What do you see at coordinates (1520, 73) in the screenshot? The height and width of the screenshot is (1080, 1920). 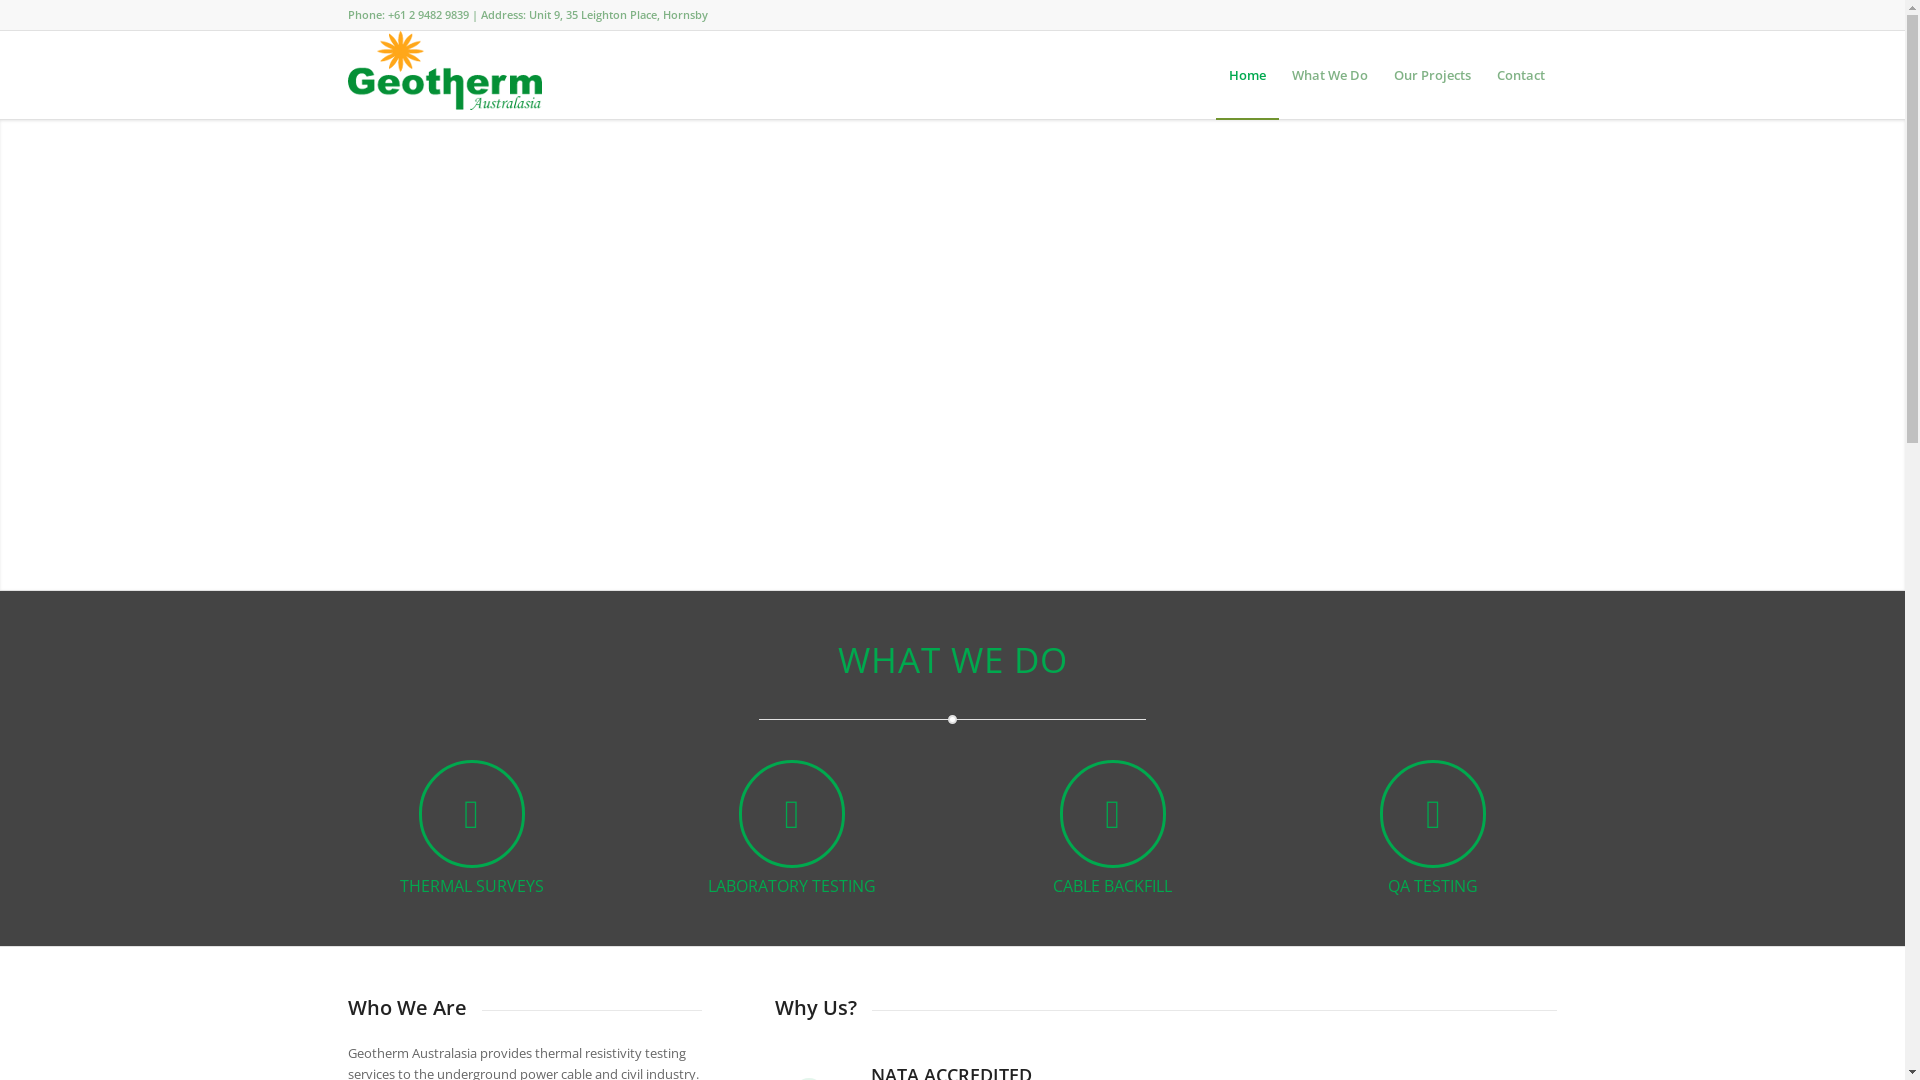 I see `'Contact'` at bounding box center [1520, 73].